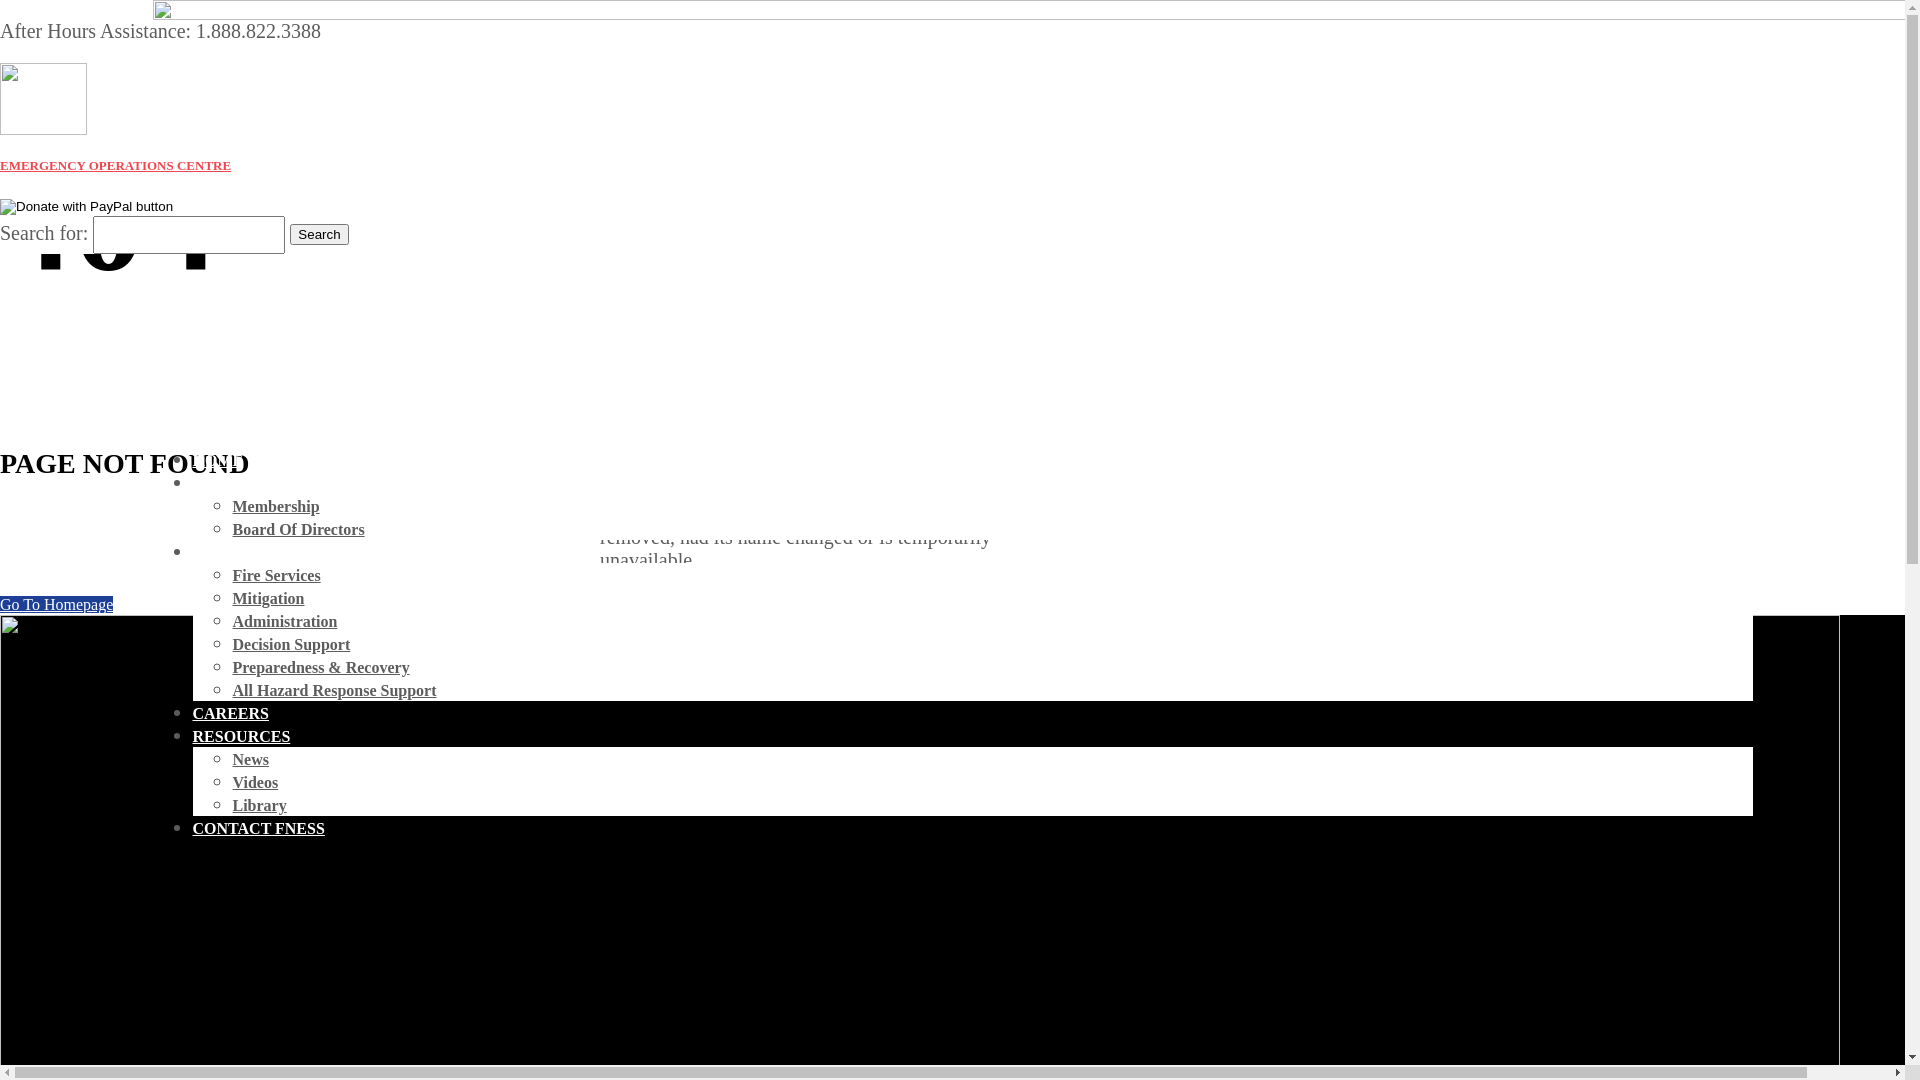  What do you see at coordinates (334, 689) in the screenshot?
I see `'All Hazard Response Support'` at bounding box center [334, 689].